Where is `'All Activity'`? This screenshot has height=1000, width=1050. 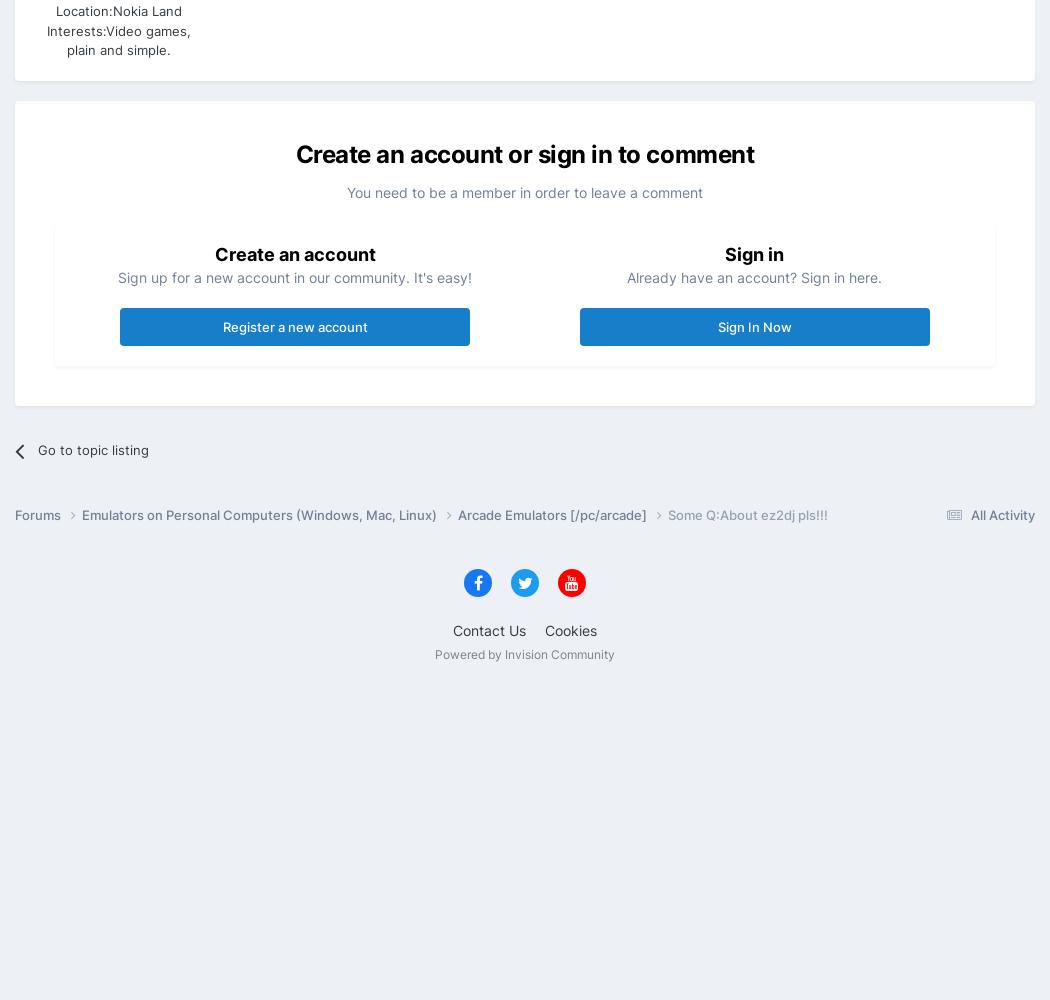
'All Activity' is located at coordinates (970, 514).